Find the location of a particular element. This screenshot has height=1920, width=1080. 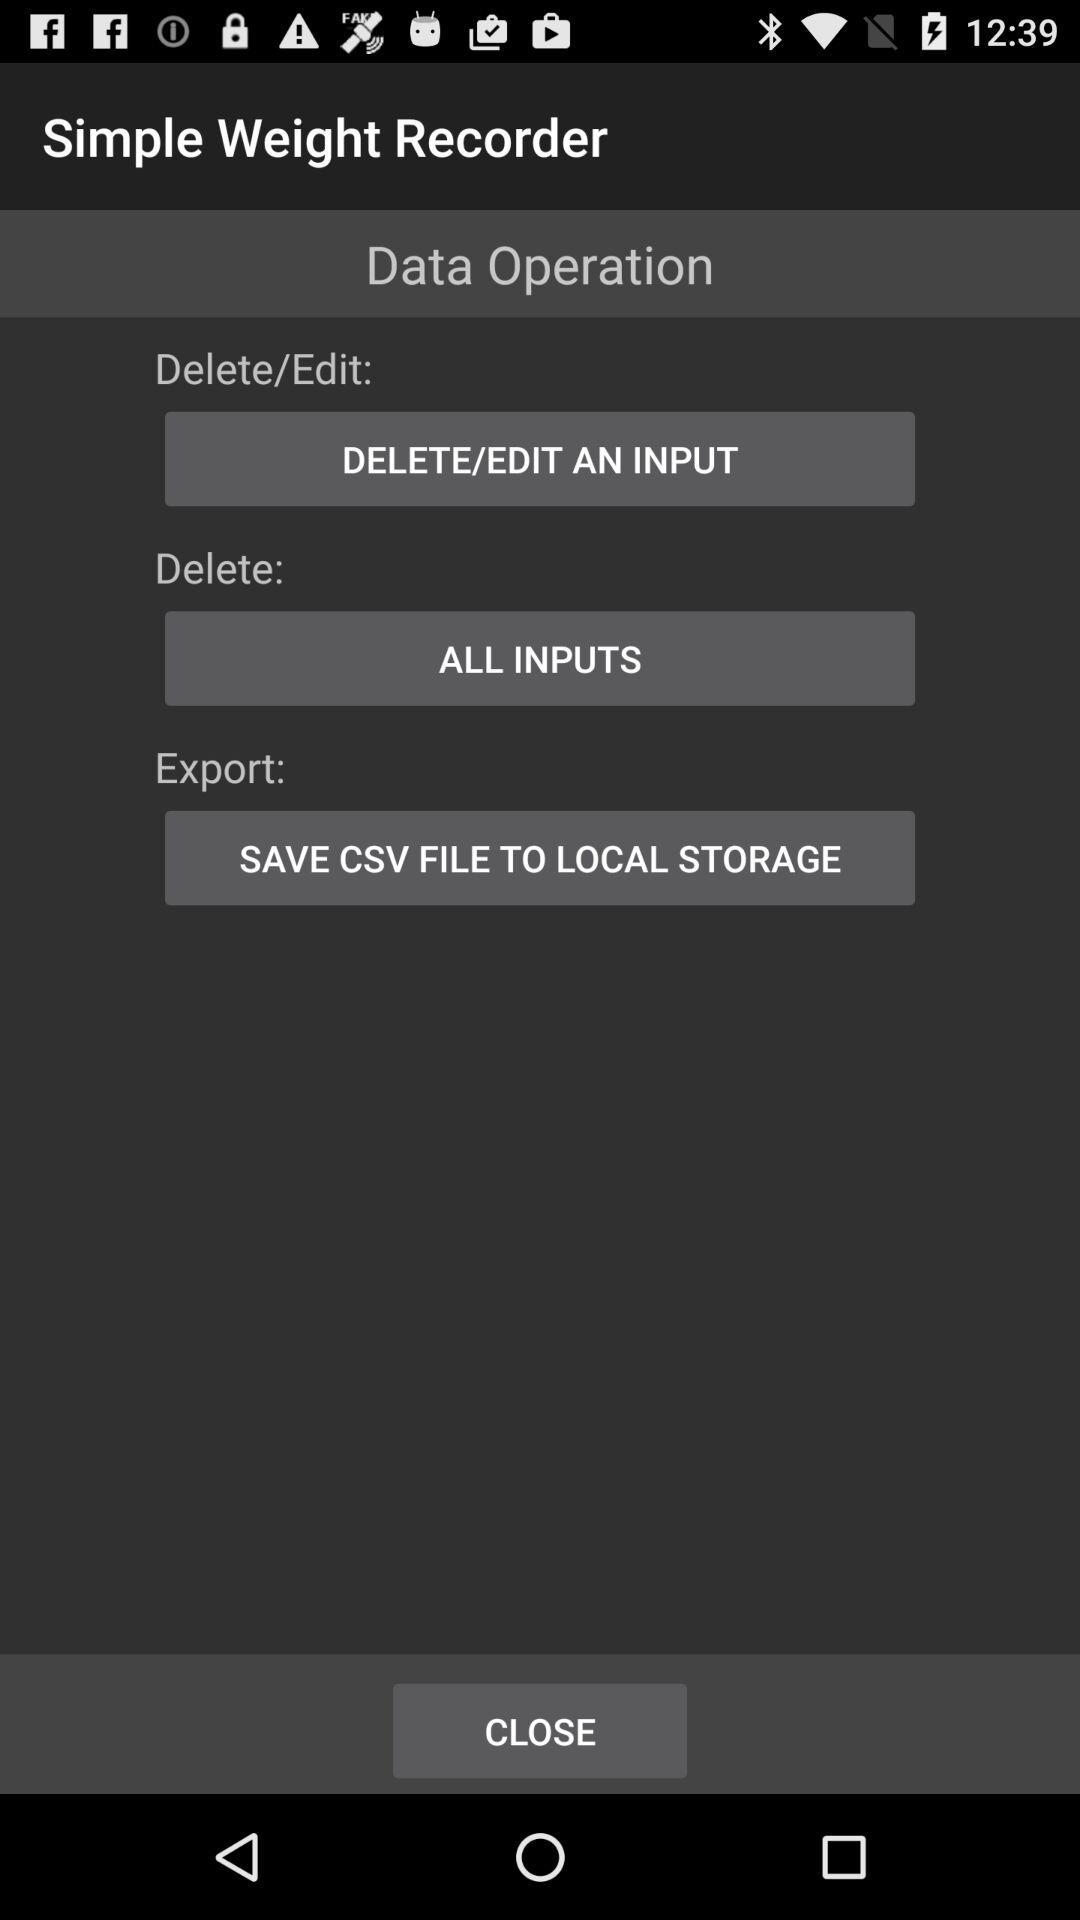

the save csv file icon is located at coordinates (540, 858).